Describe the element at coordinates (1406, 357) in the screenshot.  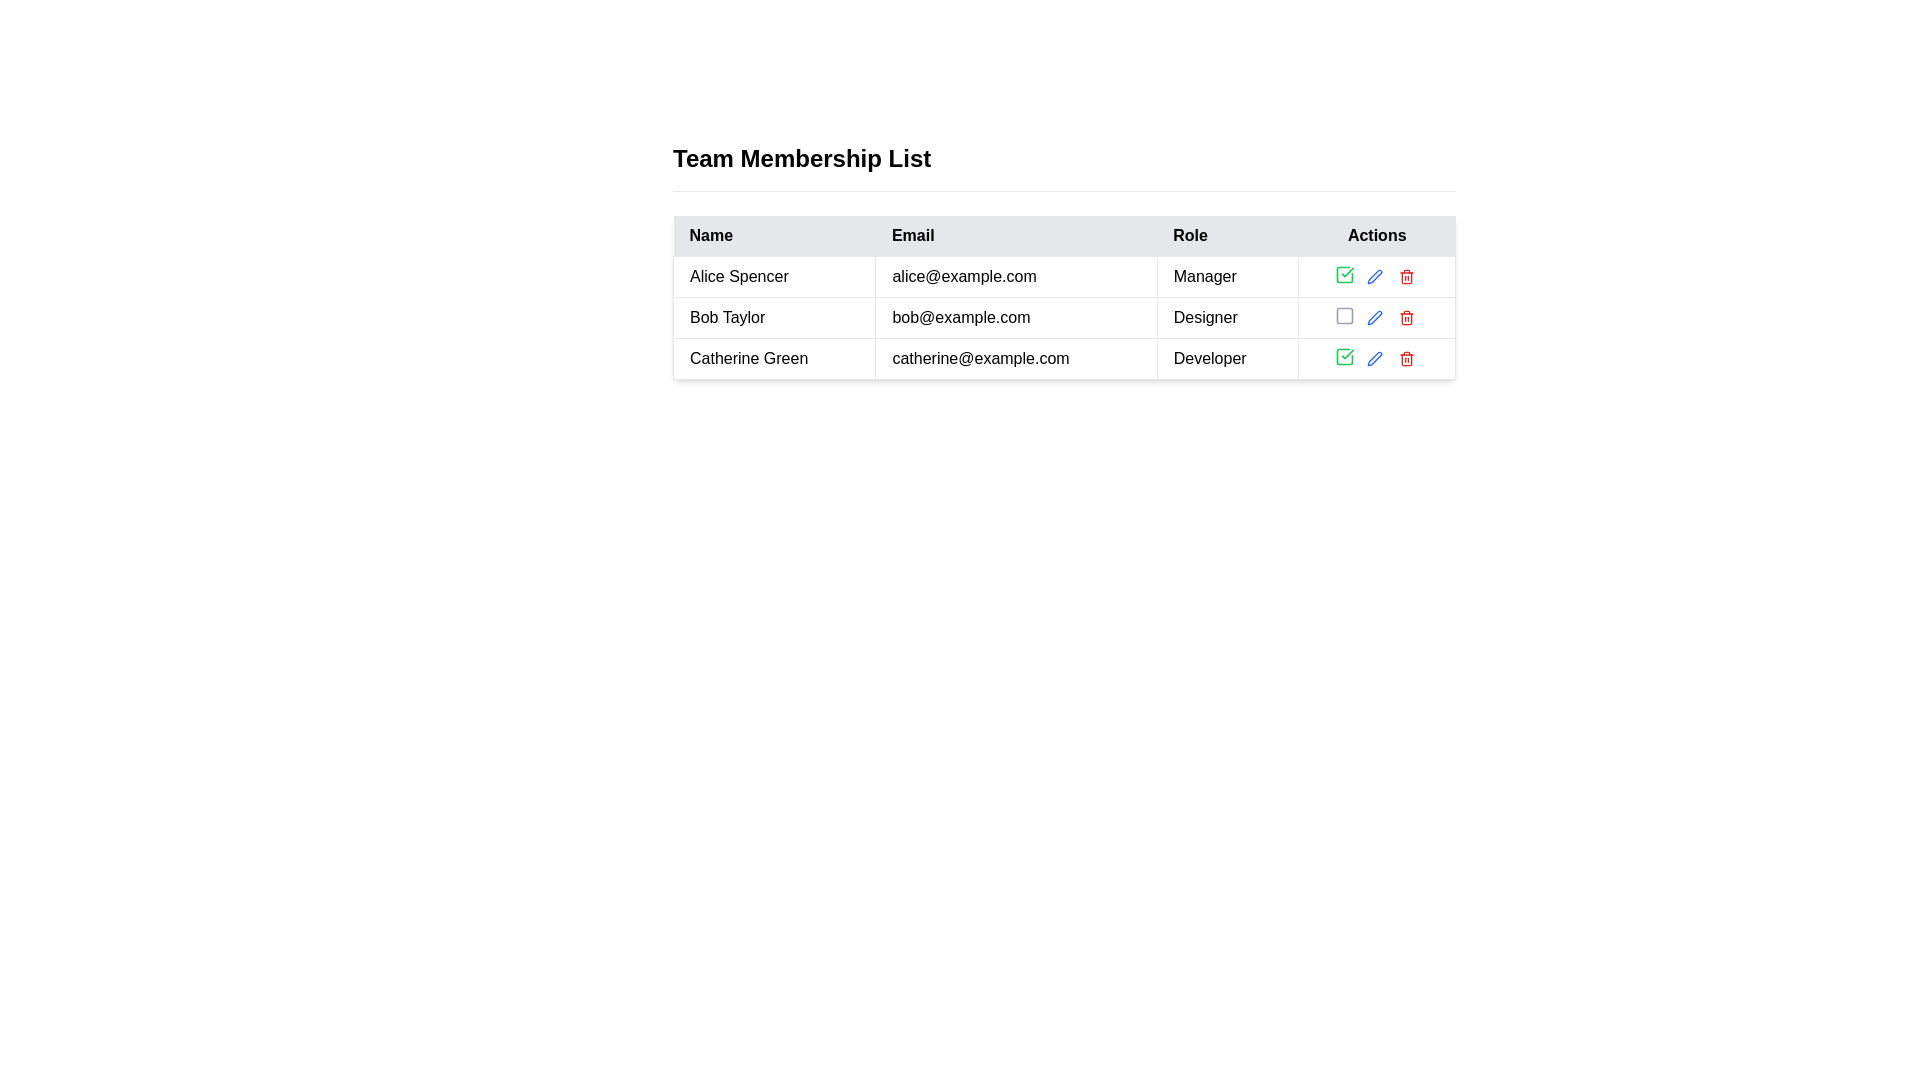
I see `the red trashcan icon in the Actions column of the last row in the table` at that location.